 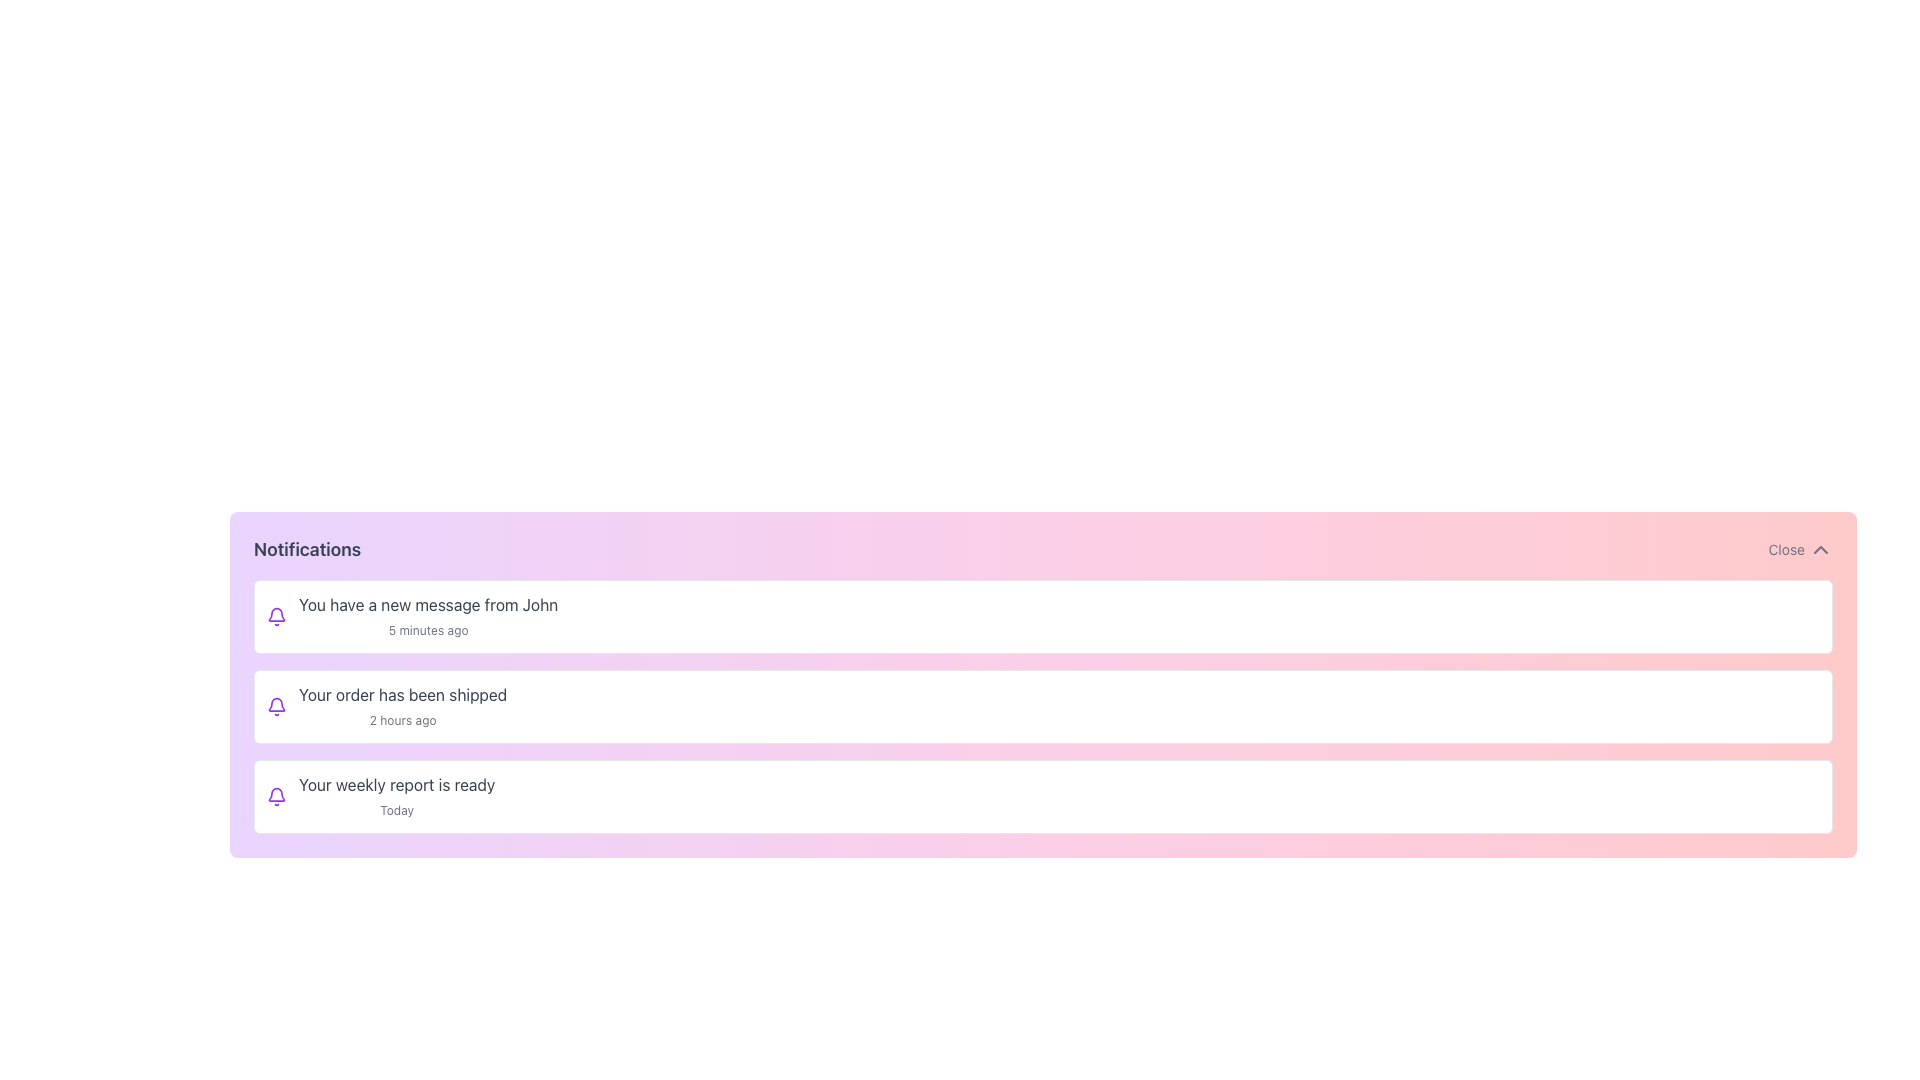 What do you see at coordinates (427, 630) in the screenshot?
I see `the timestamp text displaying the elapsed time since the event associated with the notification from John, located directly below the message text within the notification entry` at bounding box center [427, 630].